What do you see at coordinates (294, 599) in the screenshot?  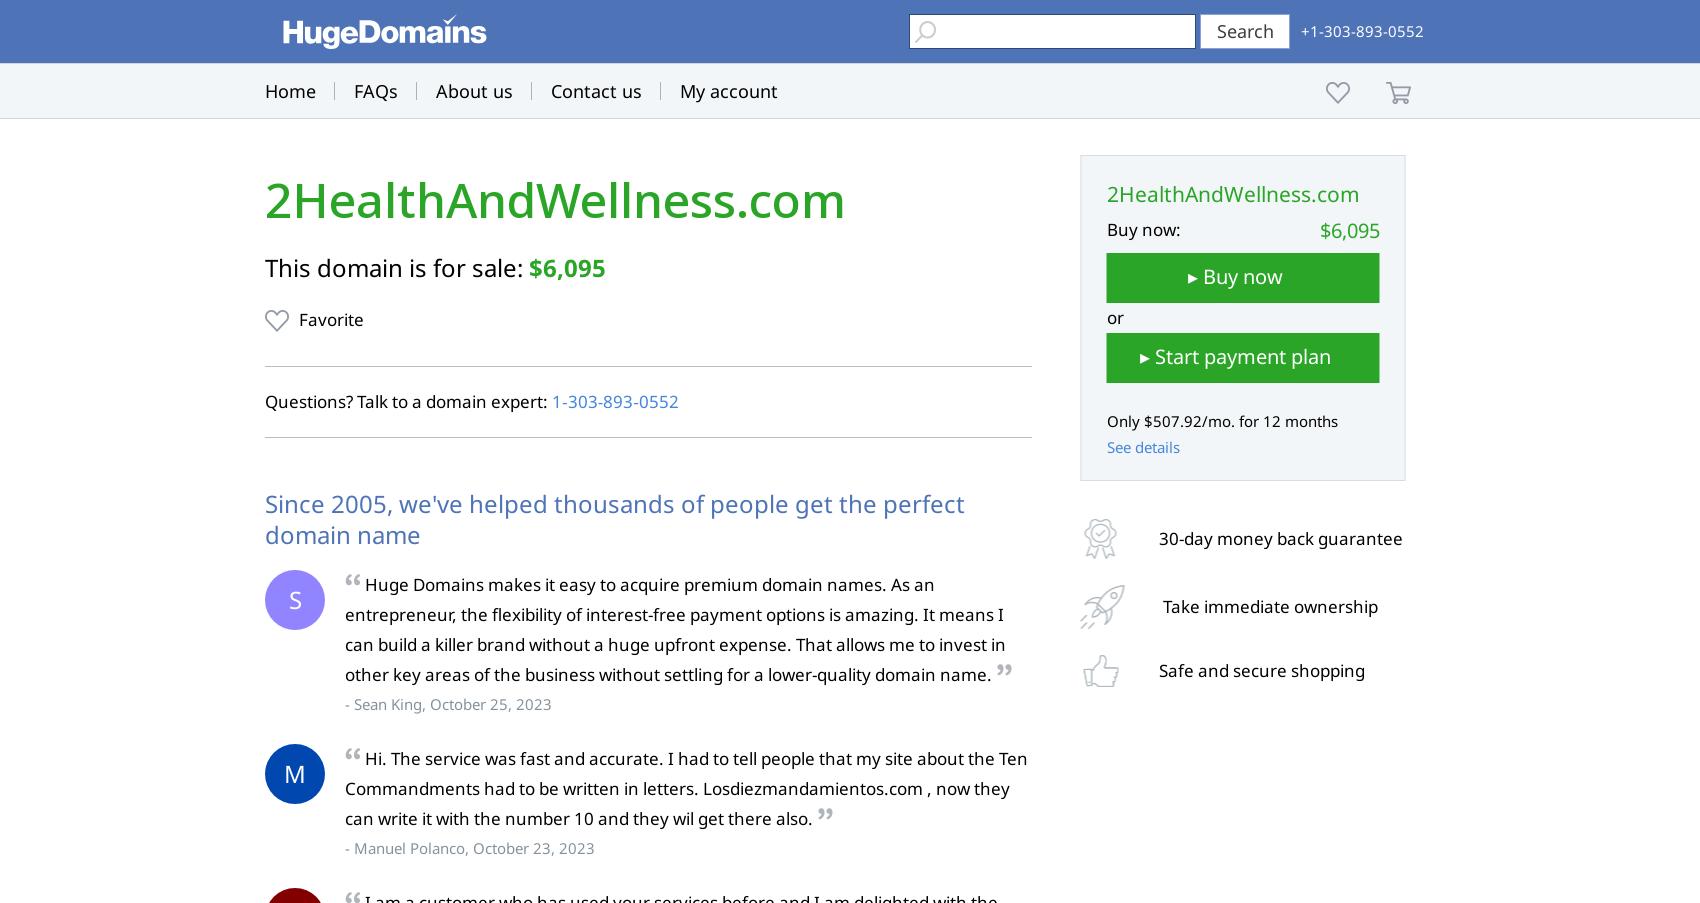 I see `'S'` at bounding box center [294, 599].